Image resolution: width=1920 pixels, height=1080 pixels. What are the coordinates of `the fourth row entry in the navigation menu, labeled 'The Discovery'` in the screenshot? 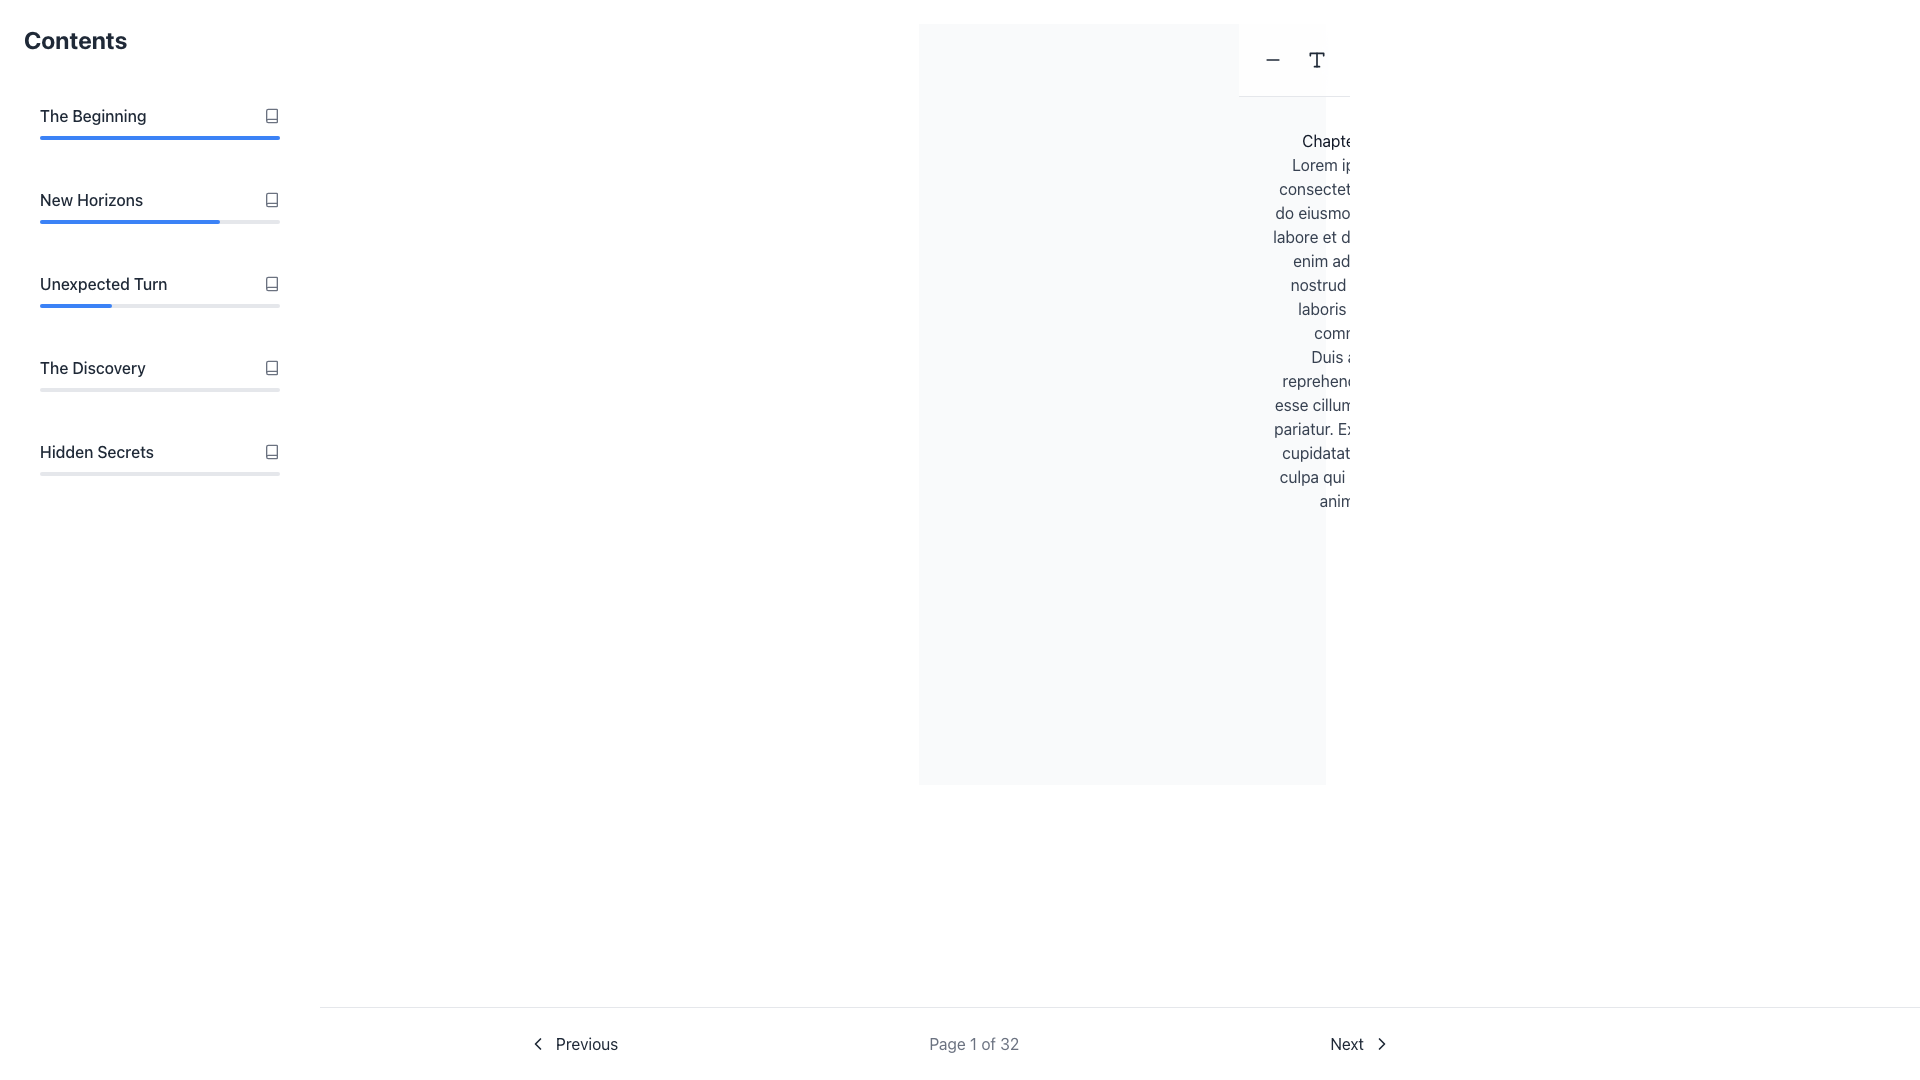 It's located at (158, 367).